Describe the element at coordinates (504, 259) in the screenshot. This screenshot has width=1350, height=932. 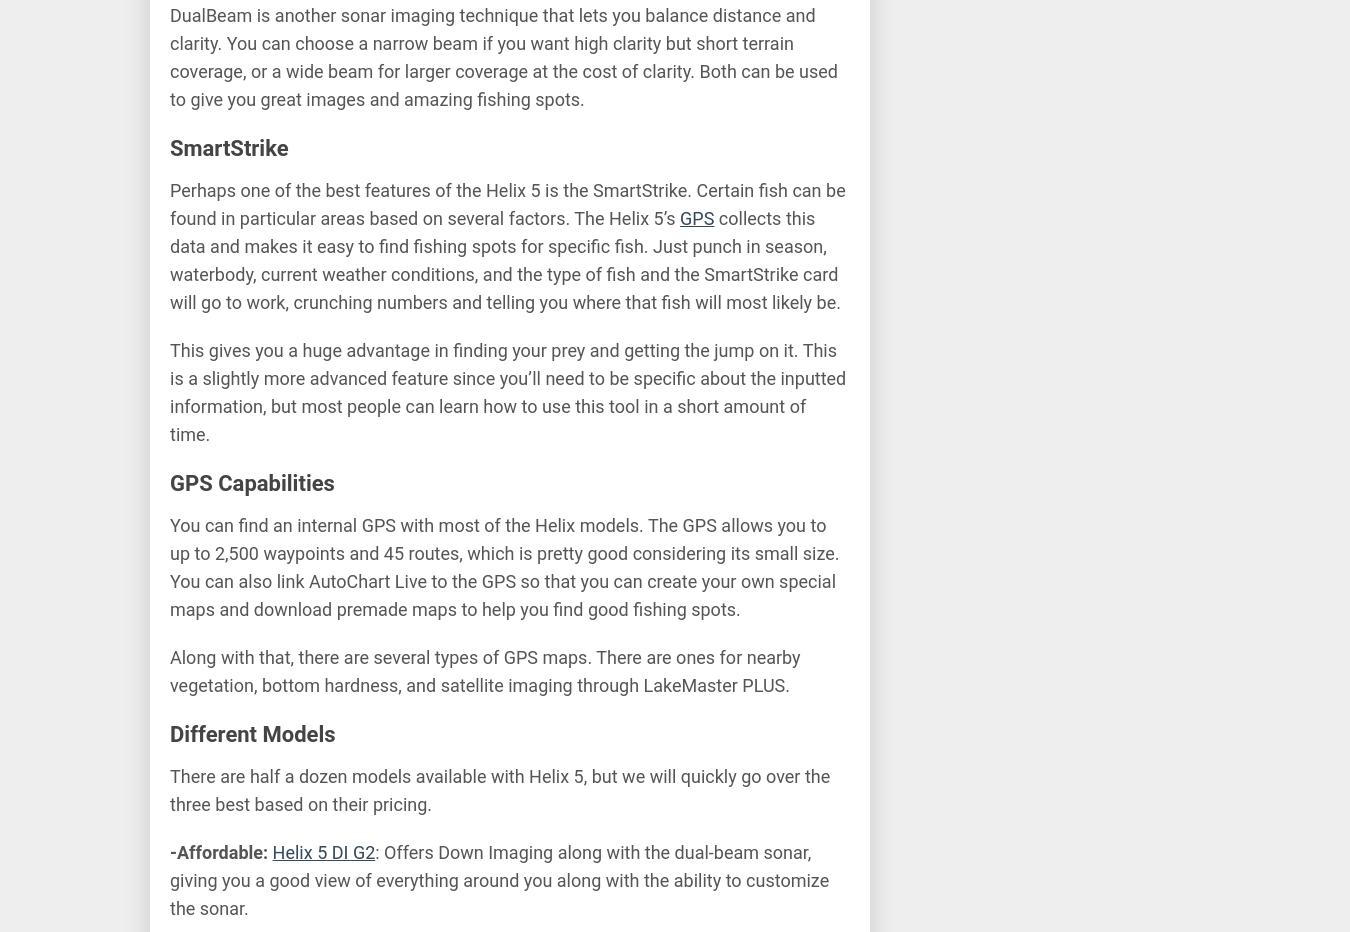
I see `'collects this data and makes it easy to find fishing spots for specific fish. Just punch in season, waterbody, current weather conditions, and the type of fish and the SmartStrike card will go to work, crunching numbers and telling you where that fish will most likely be.'` at that location.